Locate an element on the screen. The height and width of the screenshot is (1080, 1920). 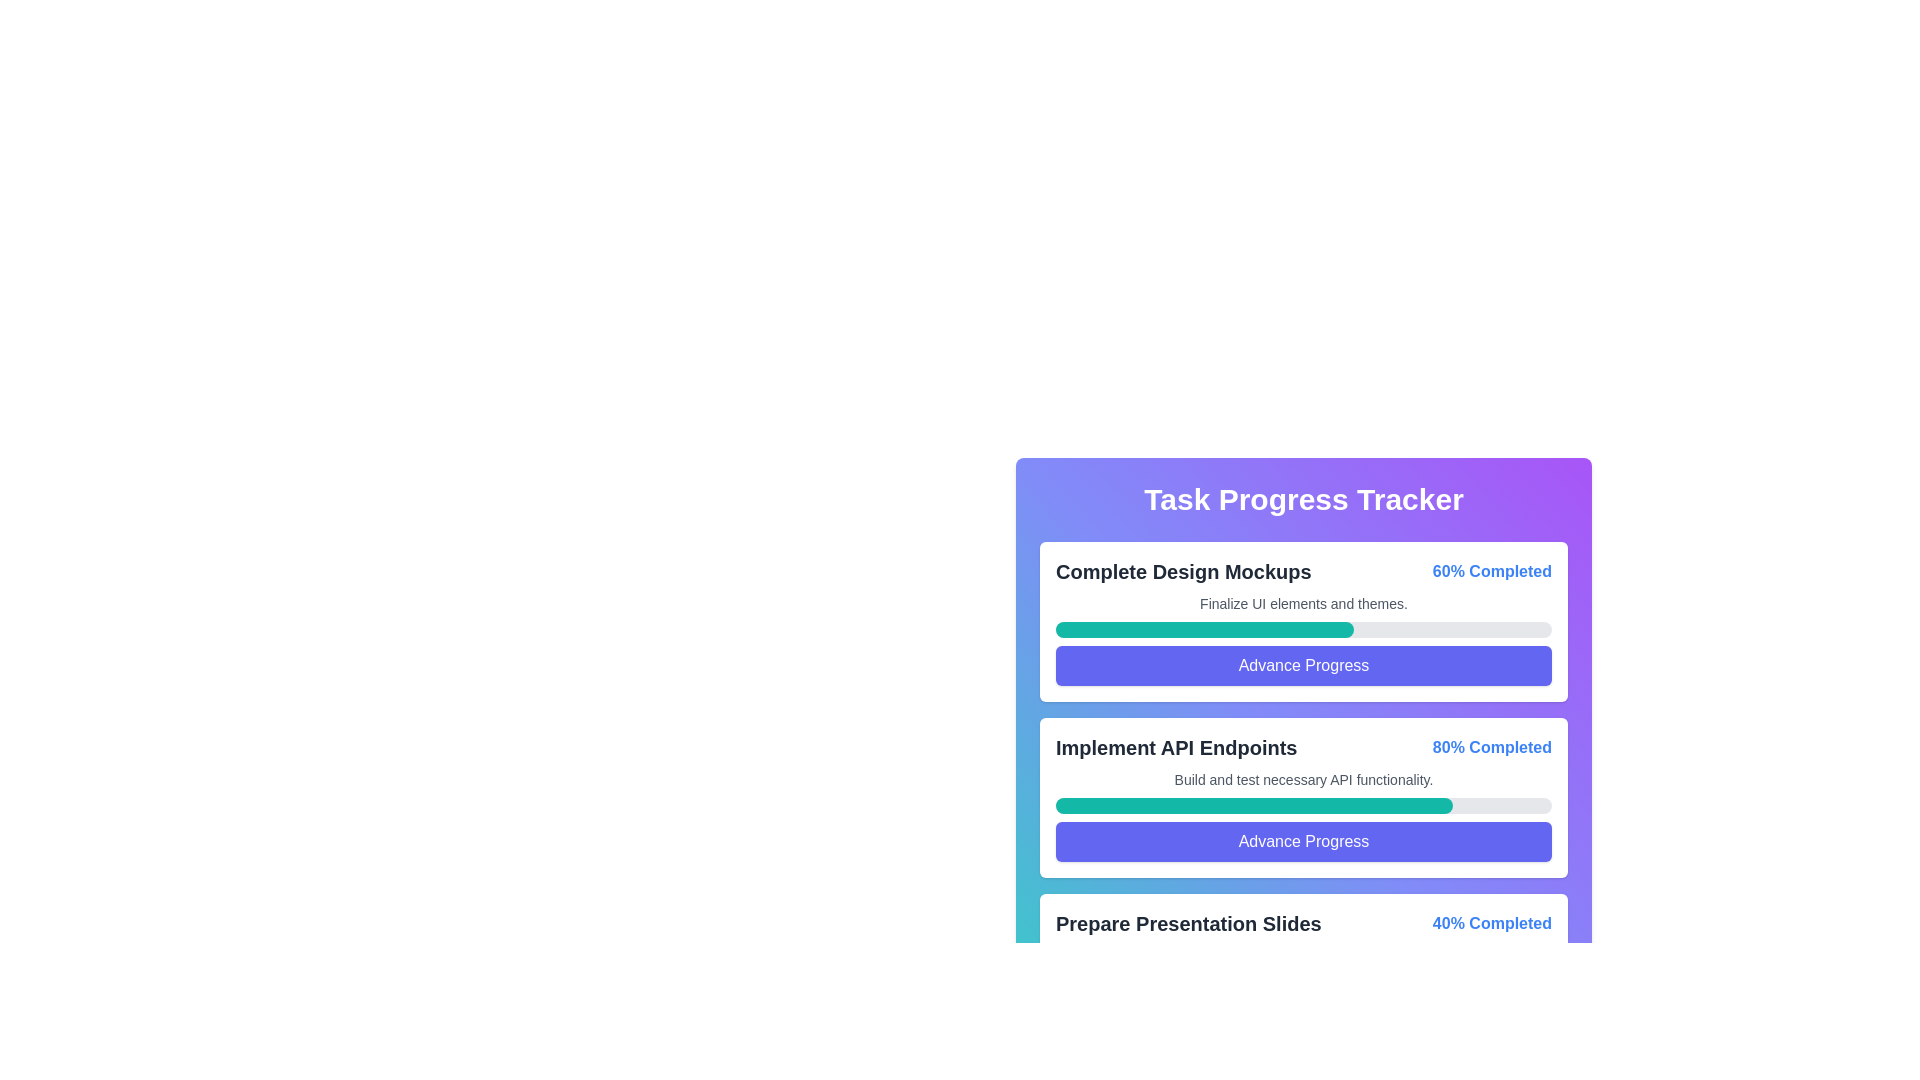
the text elements of the progress block for 'Implement API Endpoints' is located at coordinates (1304, 797).